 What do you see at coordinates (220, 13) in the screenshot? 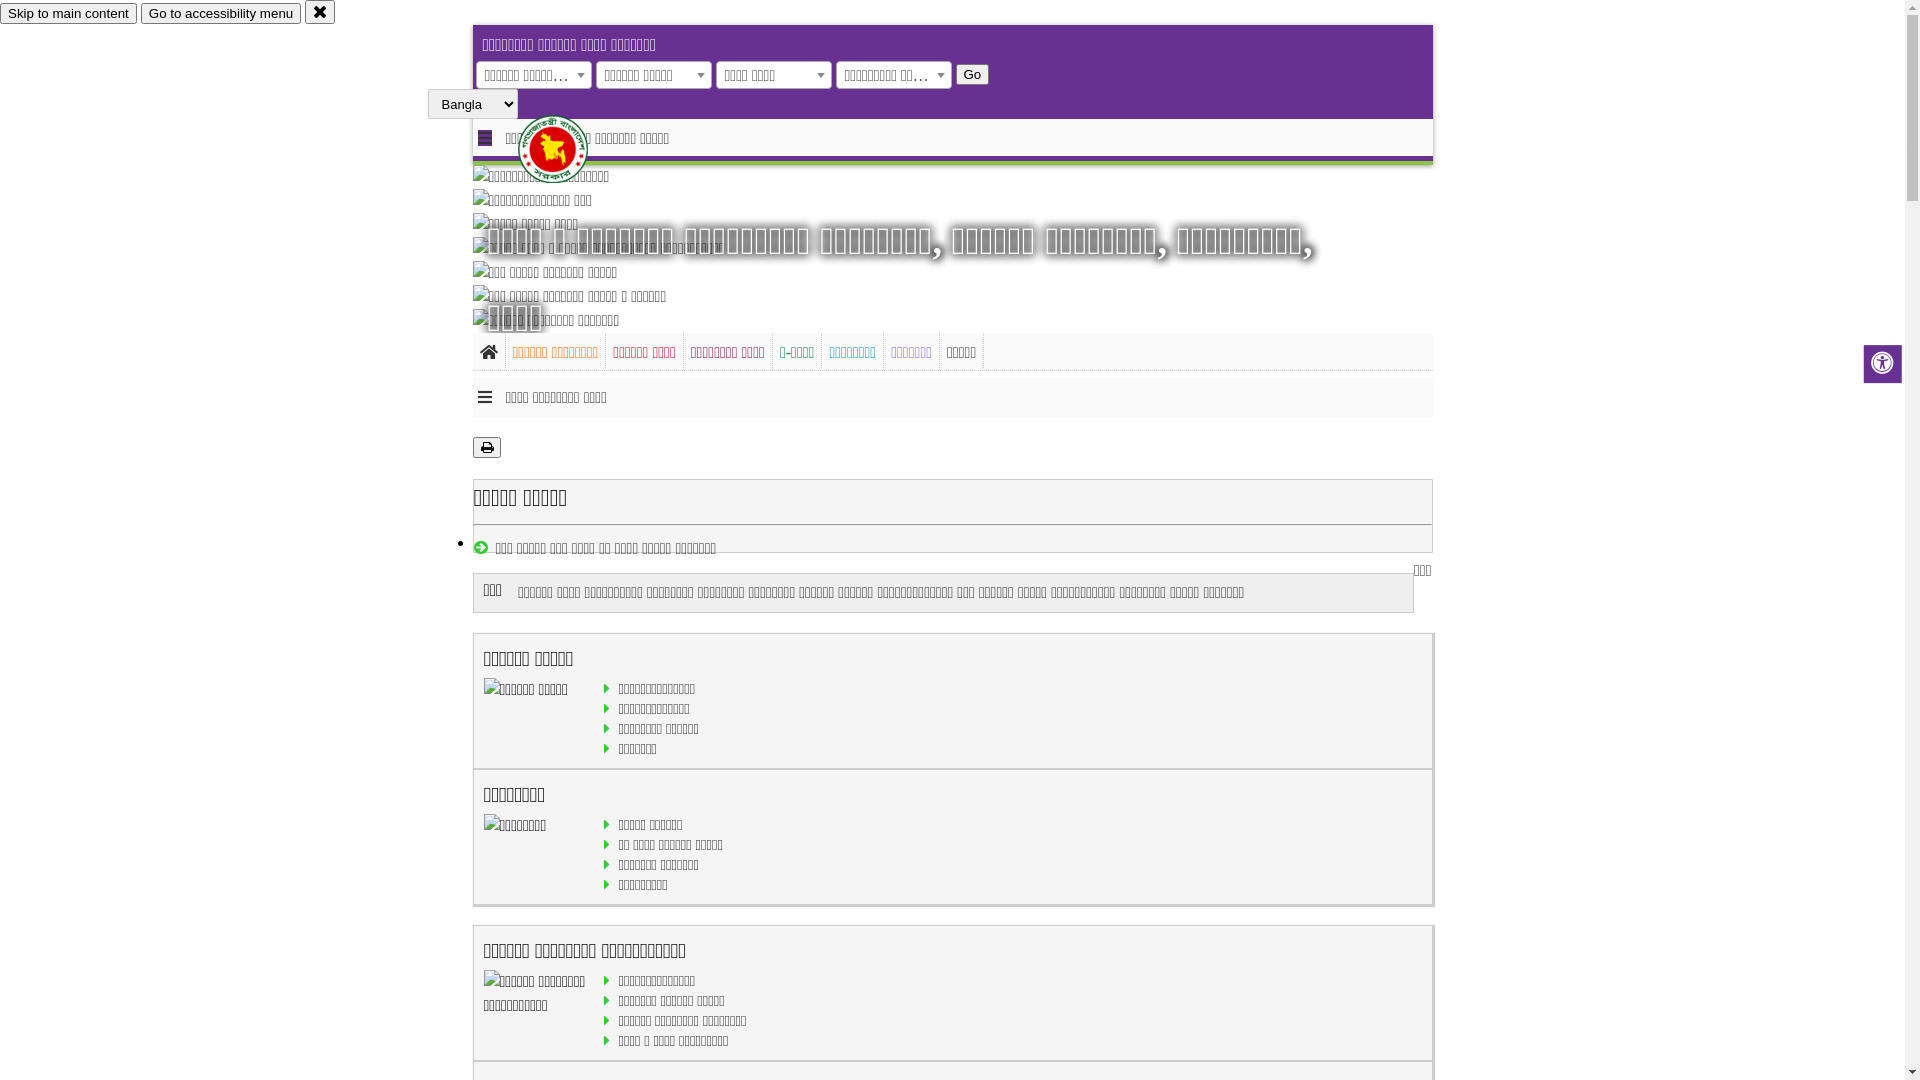
I see `'Go to accessibility menu'` at bounding box center [220, 13].